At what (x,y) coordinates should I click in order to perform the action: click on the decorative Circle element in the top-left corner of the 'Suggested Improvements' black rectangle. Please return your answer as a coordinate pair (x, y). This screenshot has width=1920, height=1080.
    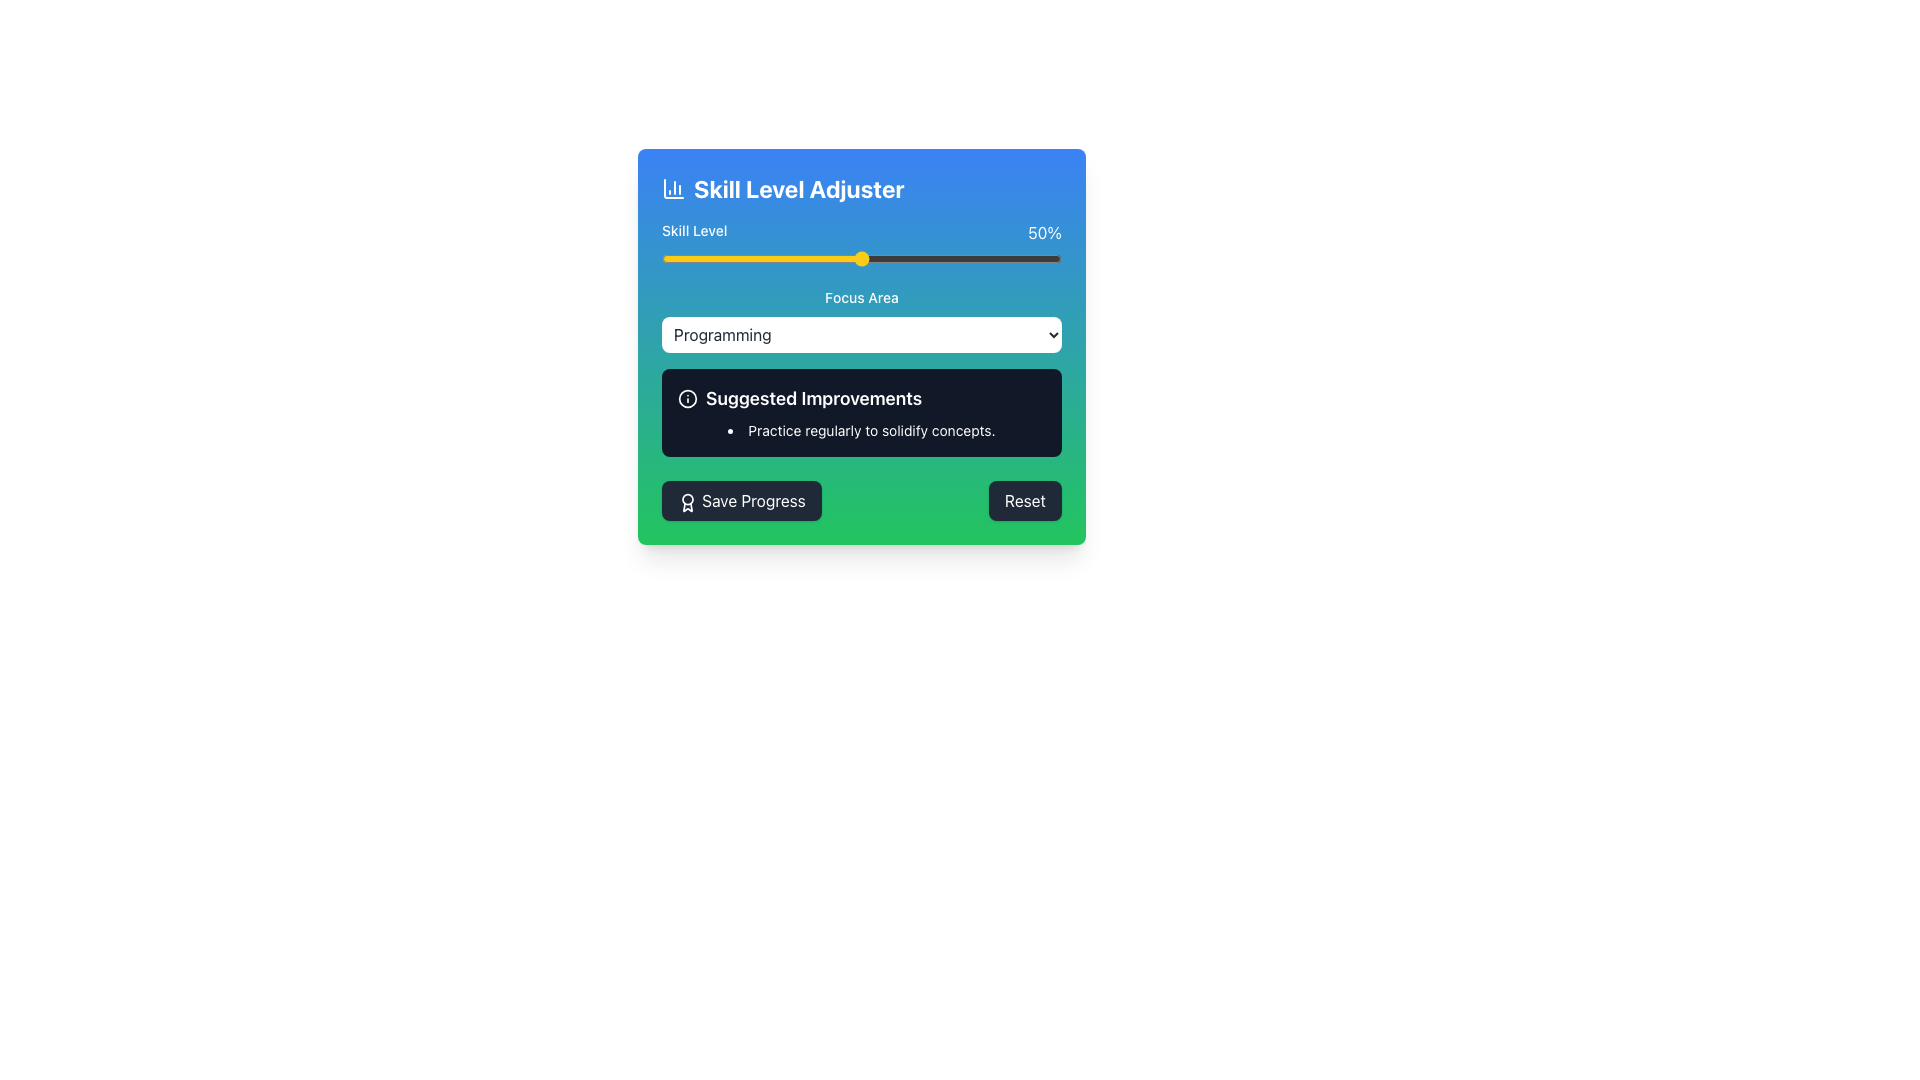
    Looking at the image, I should click on (687, 398).